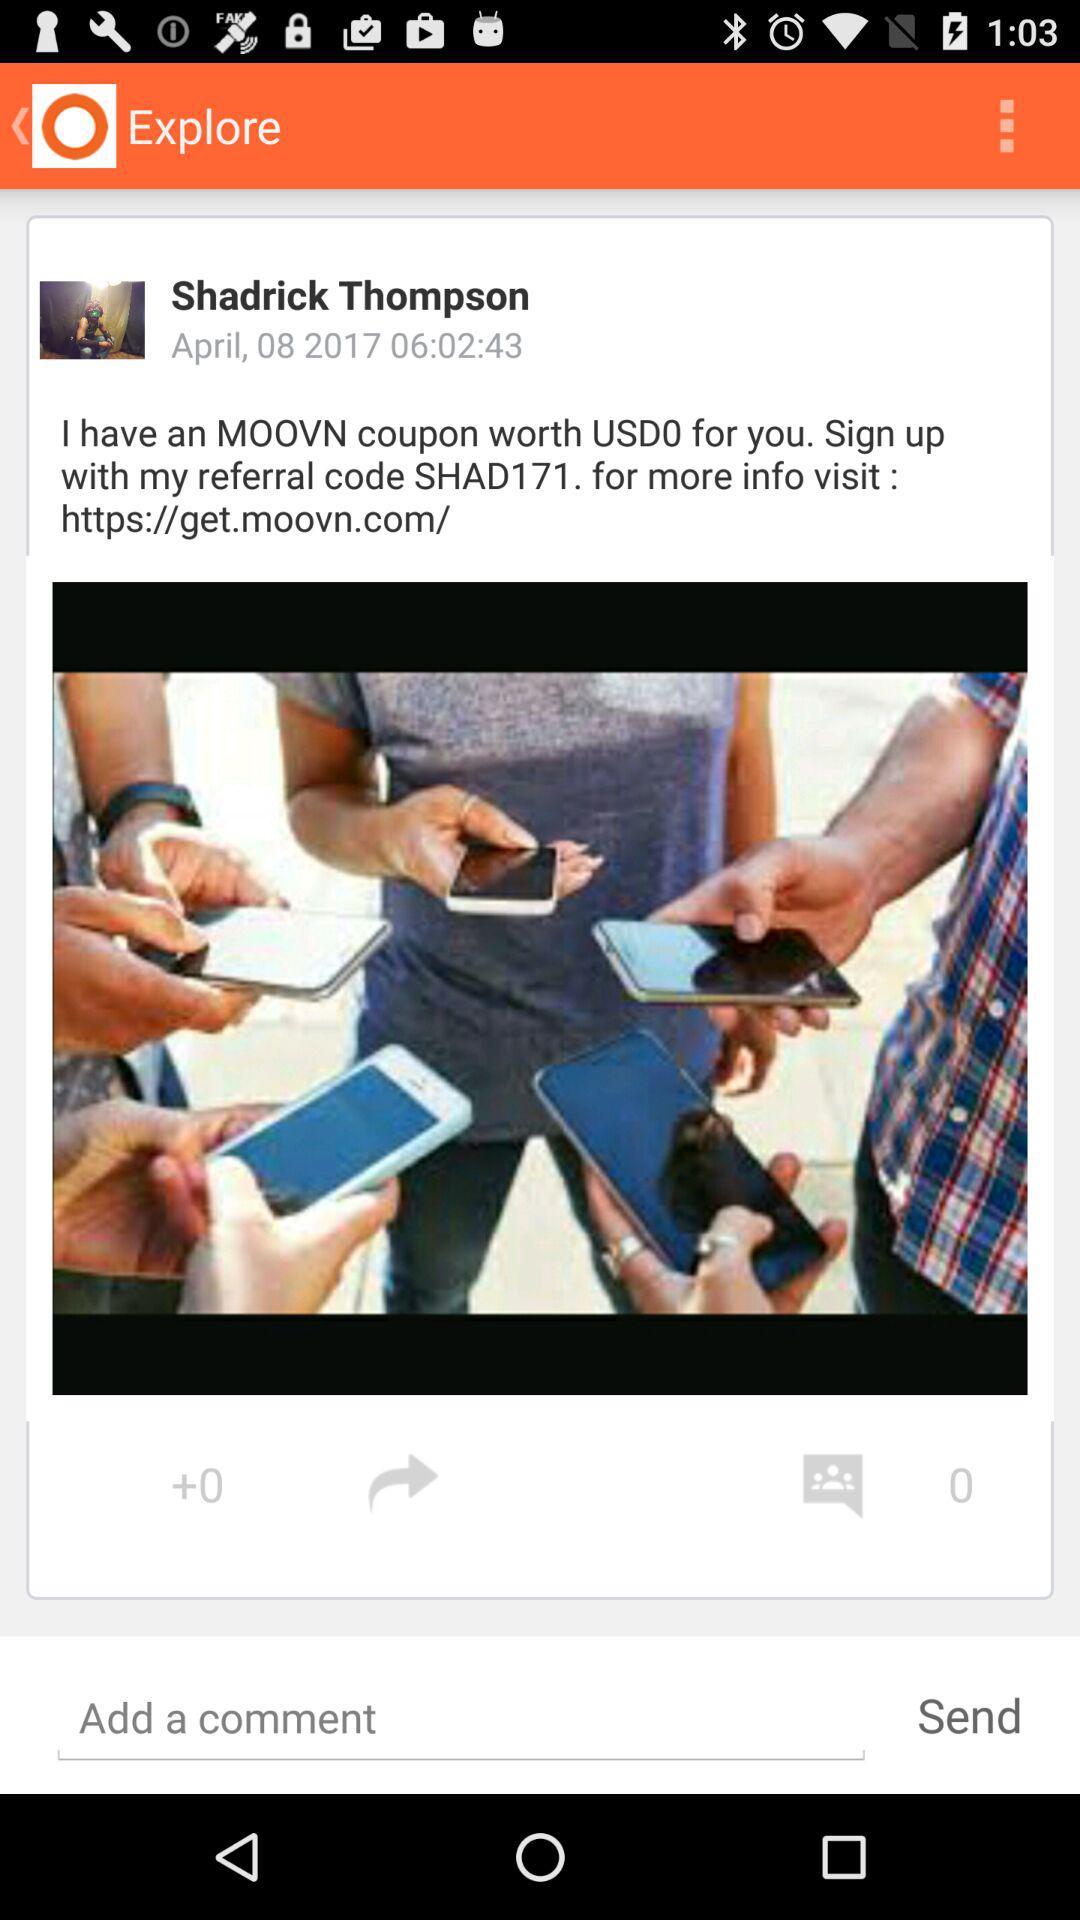 The height and width of the screenshot is (1920, 1080). What do you see at coordinates (540, 988) in the screenshot?
I see `icon at the center` at bounding box center [540, 988].